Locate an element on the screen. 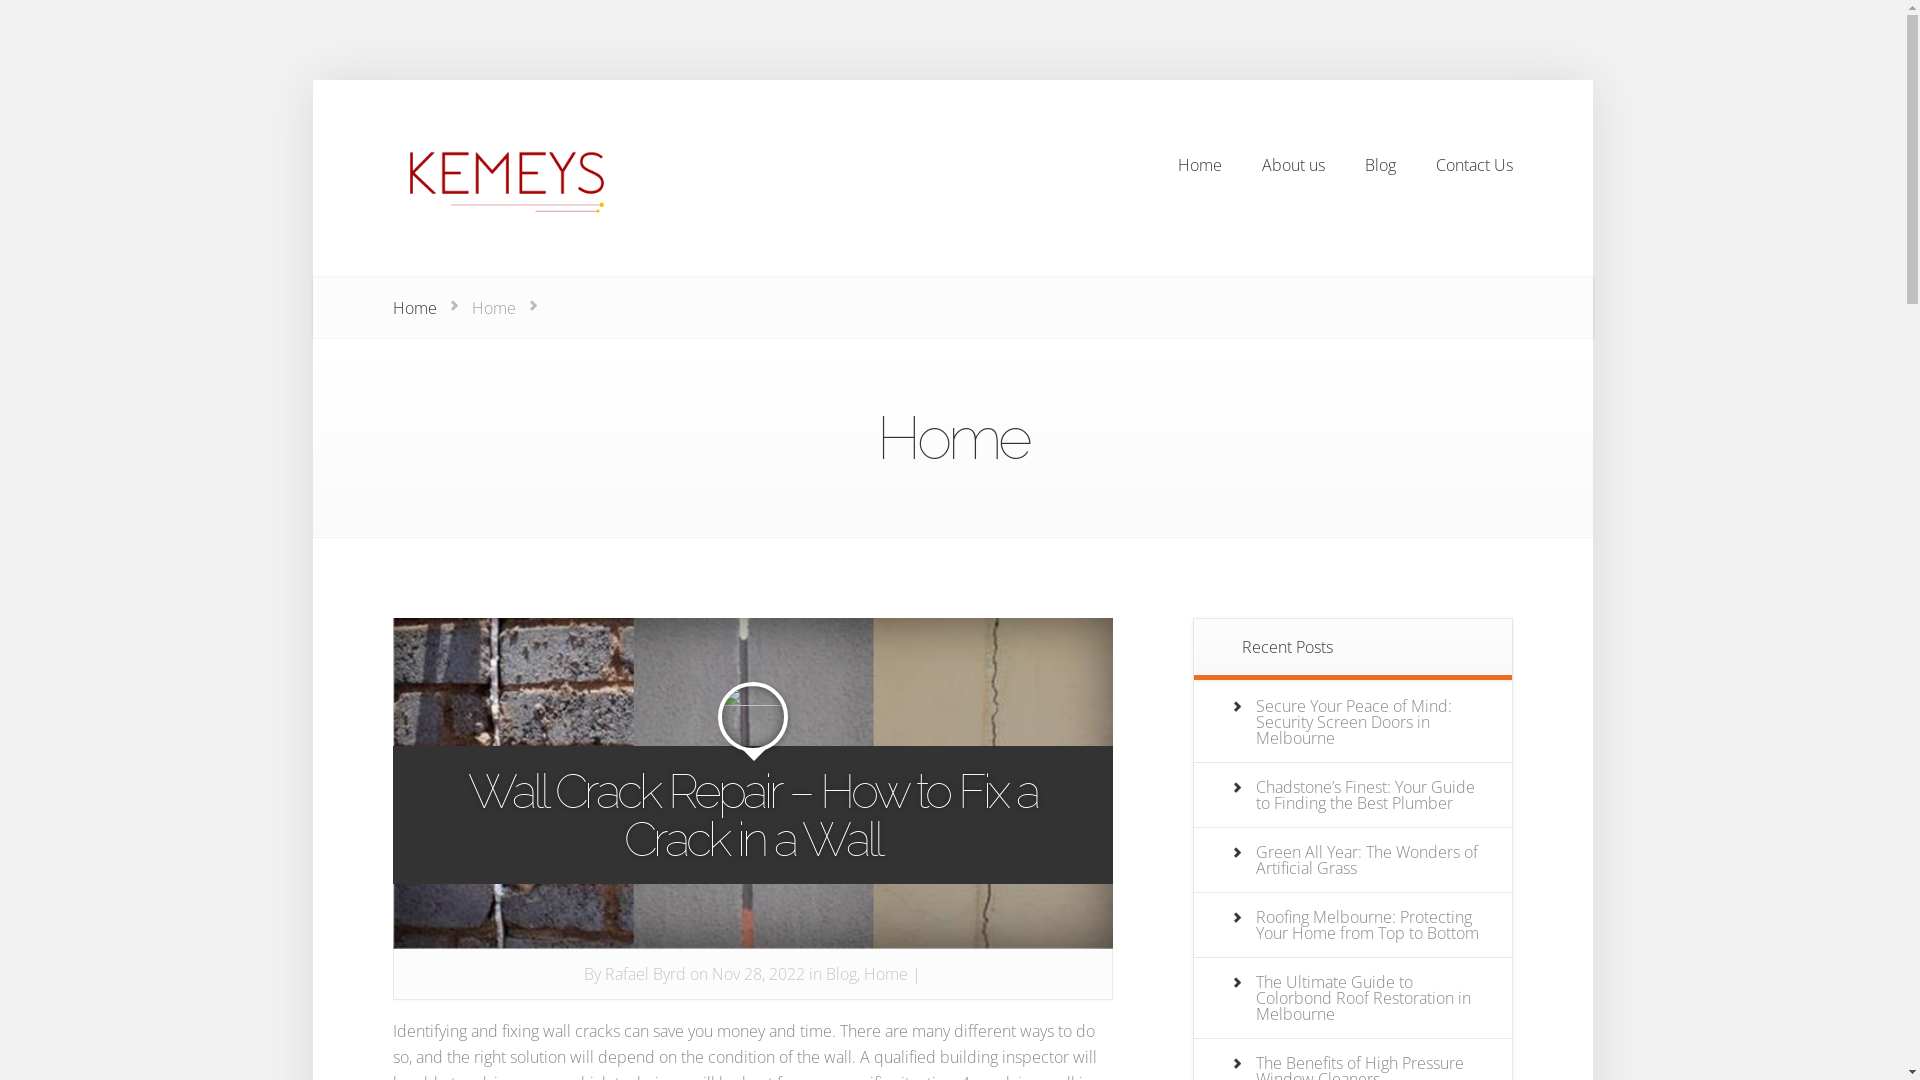 The width and height of the screenshot is (1920, 1080). 'Home' is located at coordinates (412, 308).